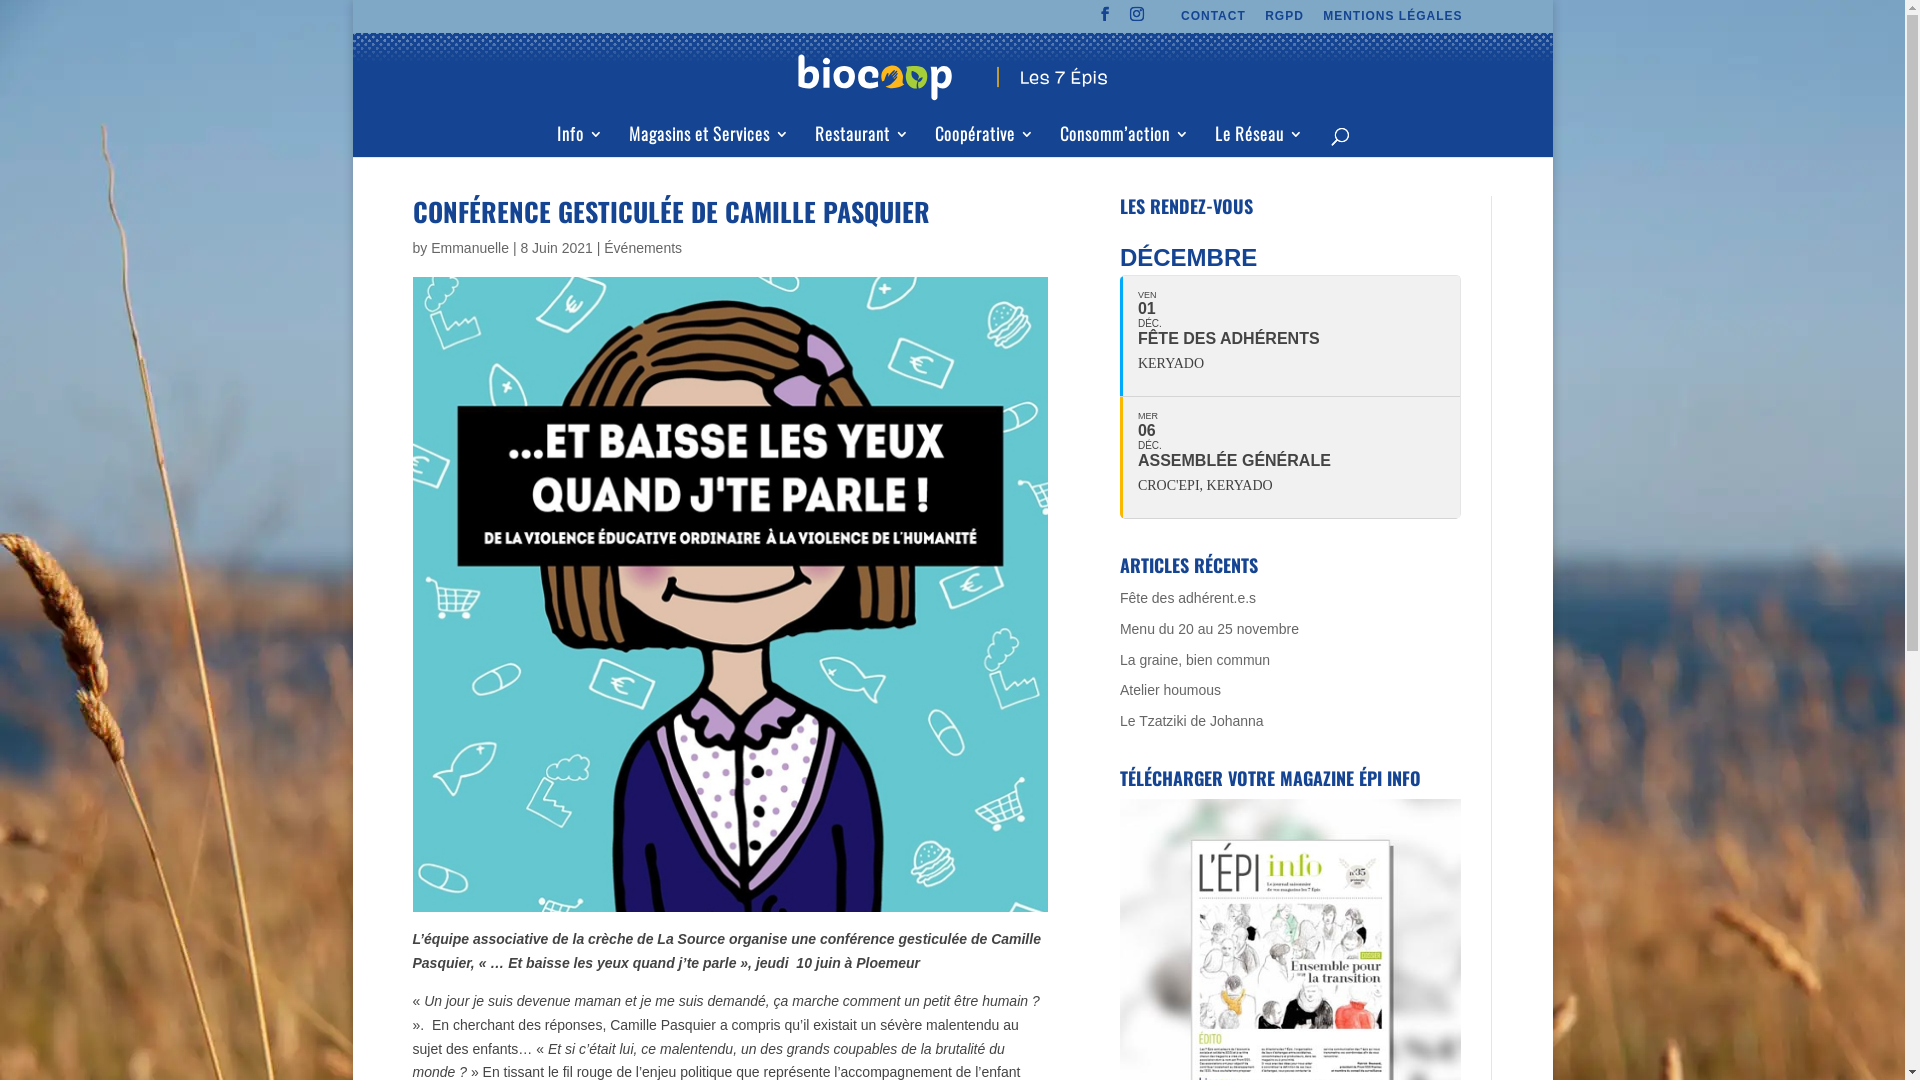  What do you see at coordinates (1208, 627) in the screenshot?
I see `'Menu du 20 au 25 novembre'` at bounding box center [1208, 627].